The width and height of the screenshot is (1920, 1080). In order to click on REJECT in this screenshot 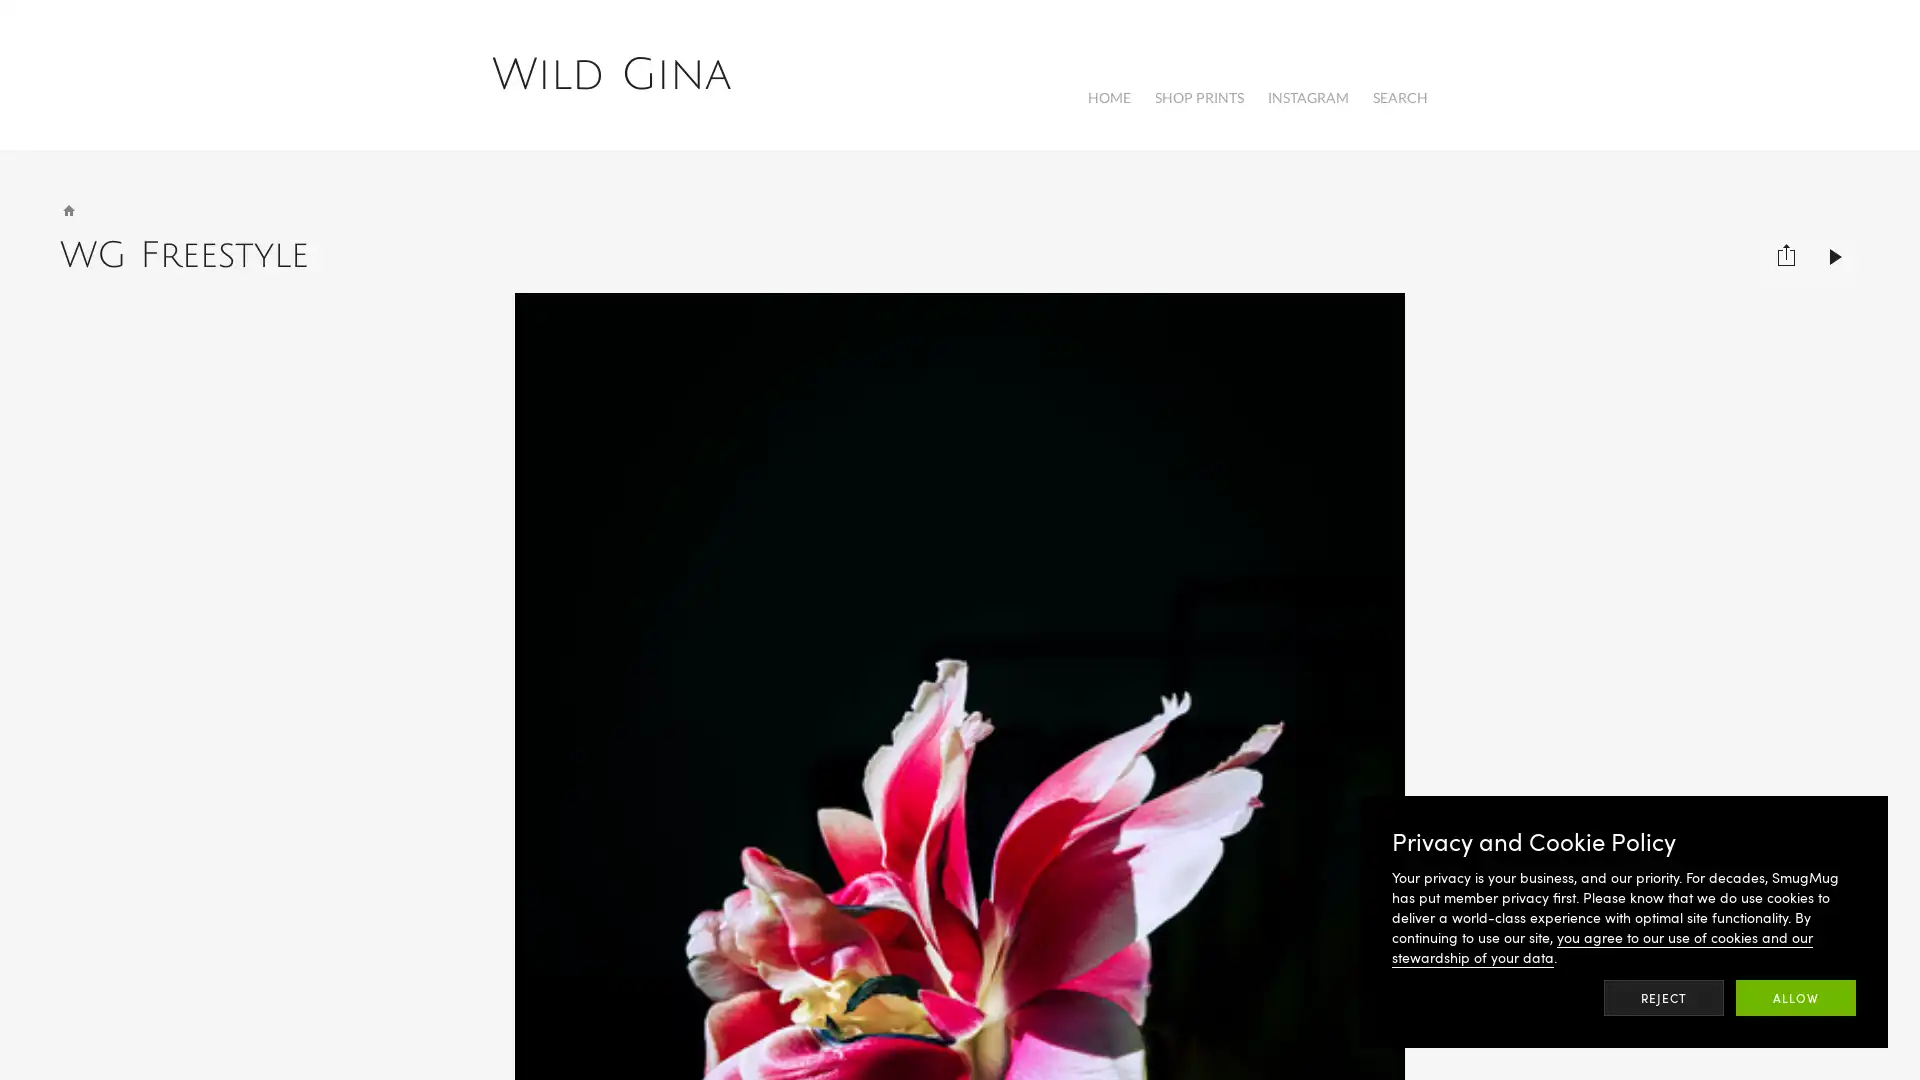, I will do `click(1664, 998)`.